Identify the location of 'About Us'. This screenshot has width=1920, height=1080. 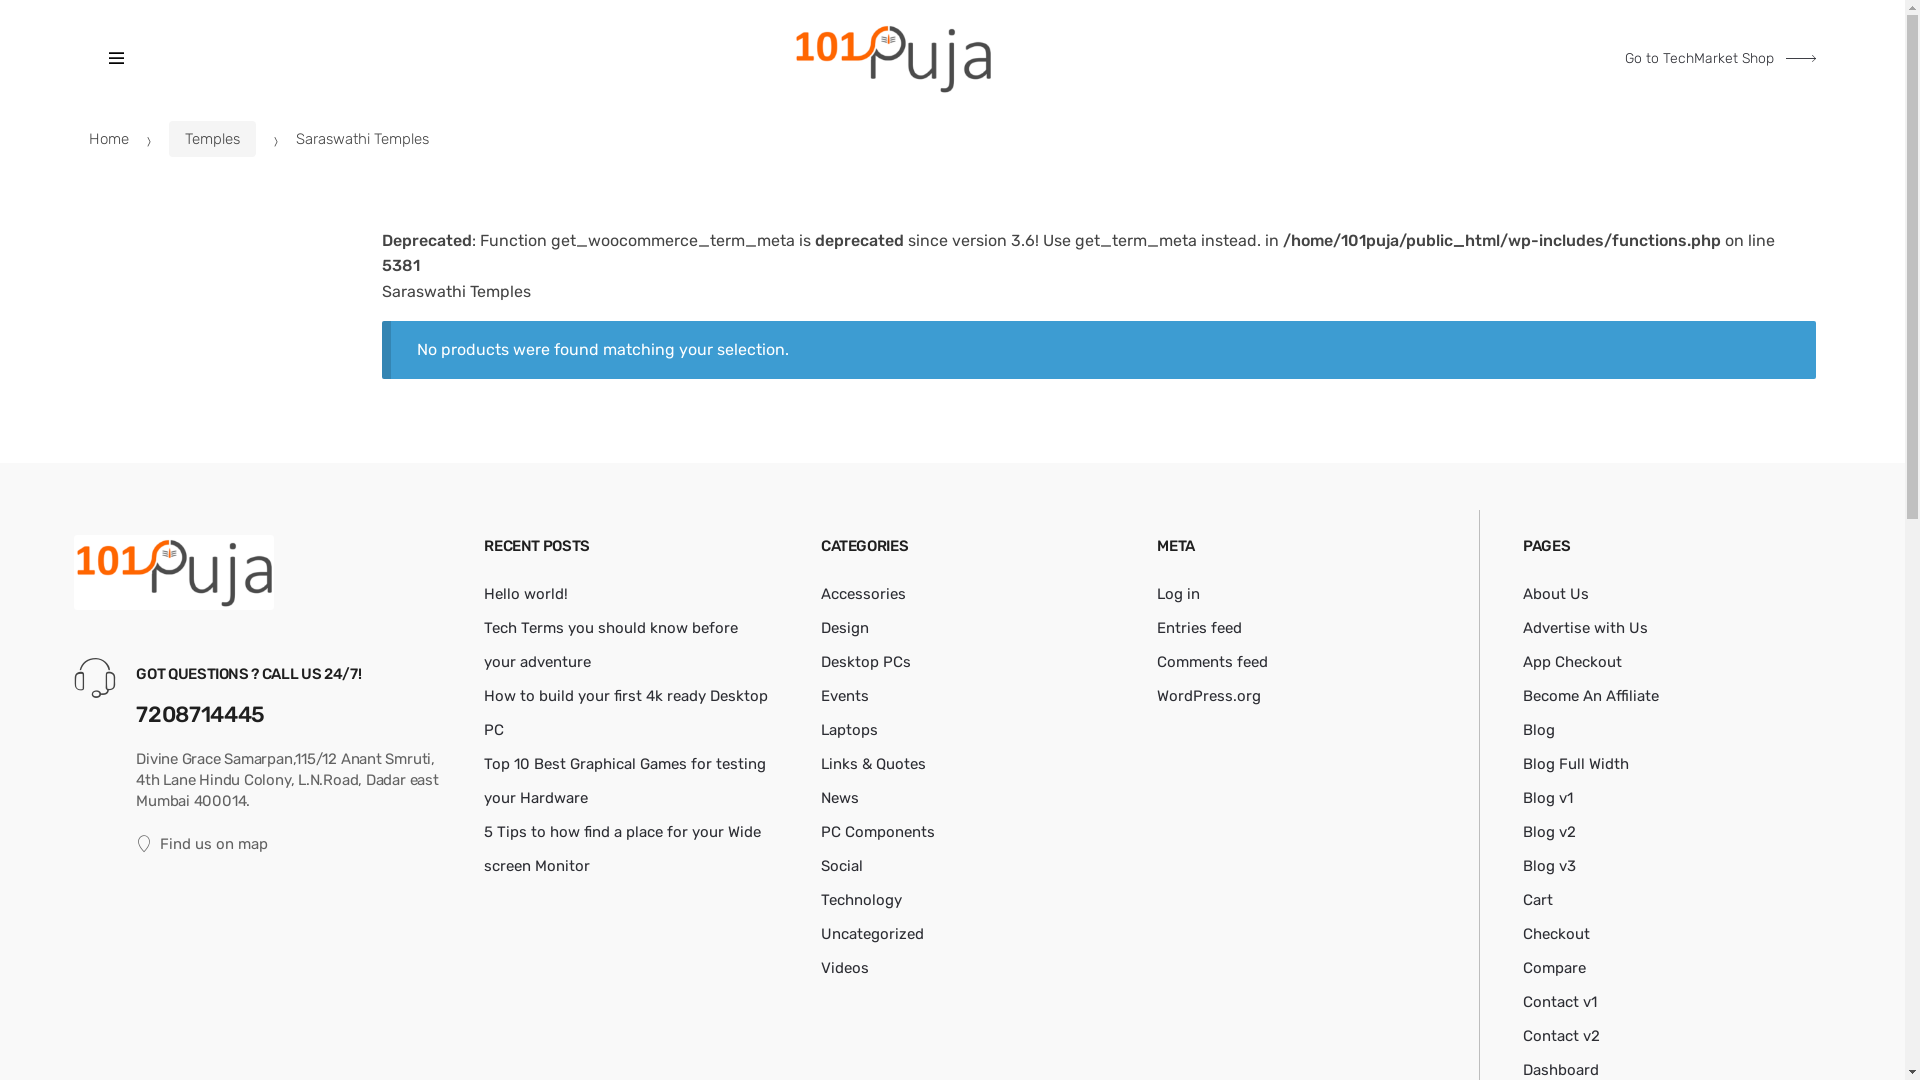
(1521, 593).